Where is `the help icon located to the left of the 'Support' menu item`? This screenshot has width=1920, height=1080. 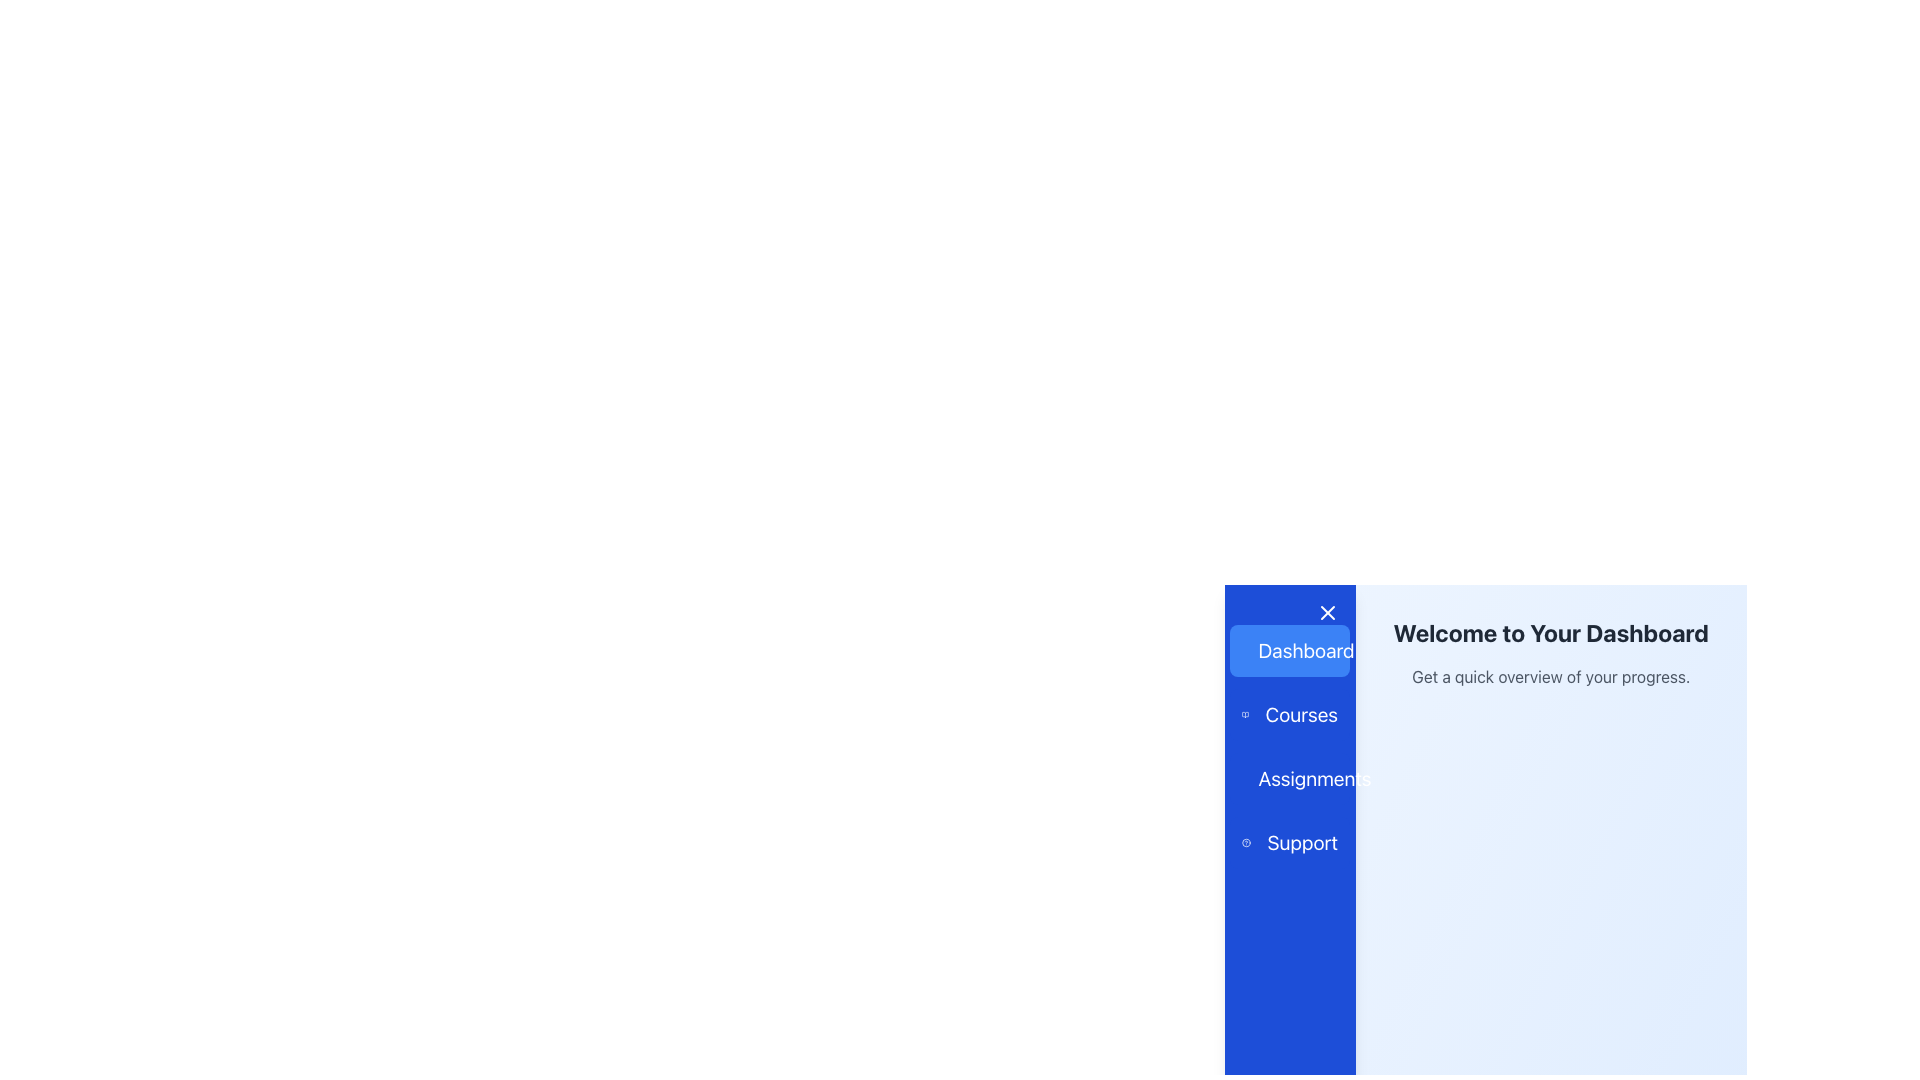
the help icon located to the left of the 'Support' menu item is located at coordinates (1245, 843).